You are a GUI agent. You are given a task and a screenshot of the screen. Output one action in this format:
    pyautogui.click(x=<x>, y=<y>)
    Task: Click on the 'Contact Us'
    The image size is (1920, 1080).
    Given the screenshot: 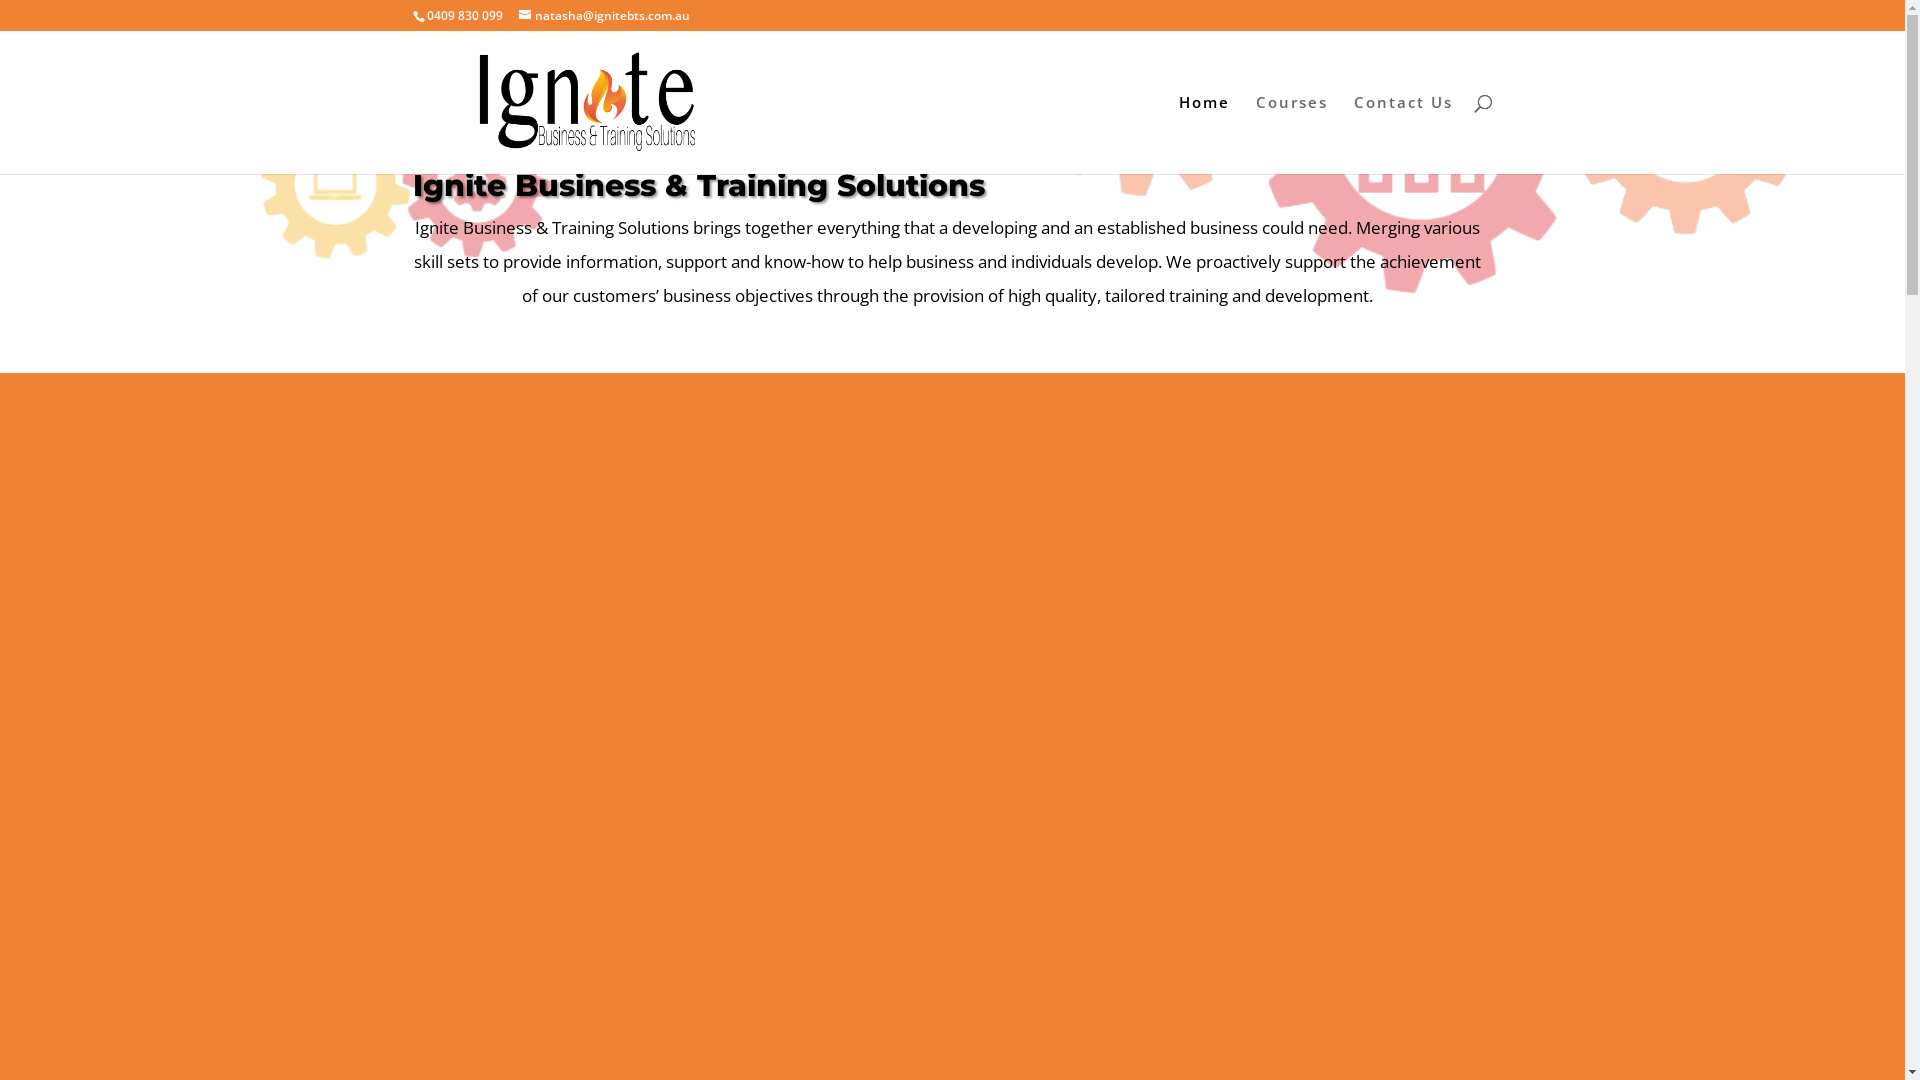 What is the action you would take?
    pyautogui.click(x=1402, y=134)
    